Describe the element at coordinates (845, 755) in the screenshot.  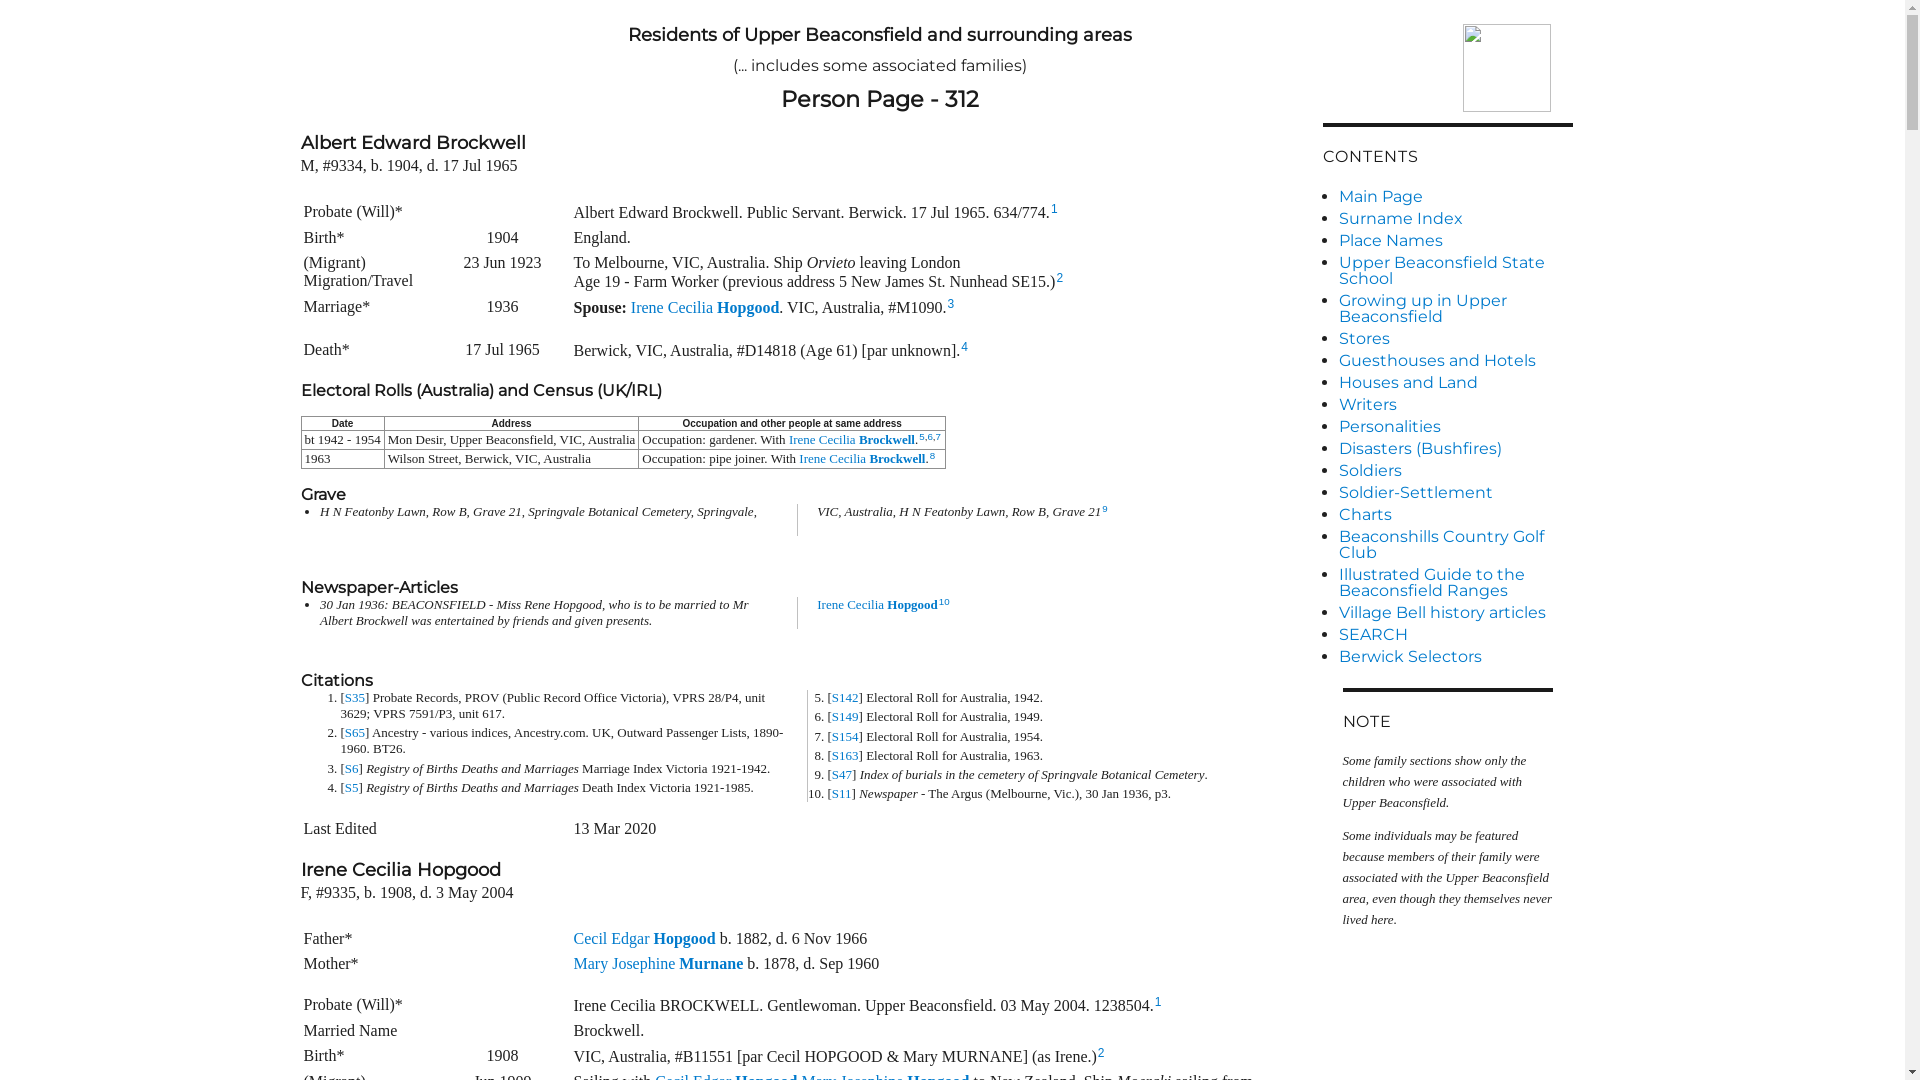
I see `'S163'` at that location.